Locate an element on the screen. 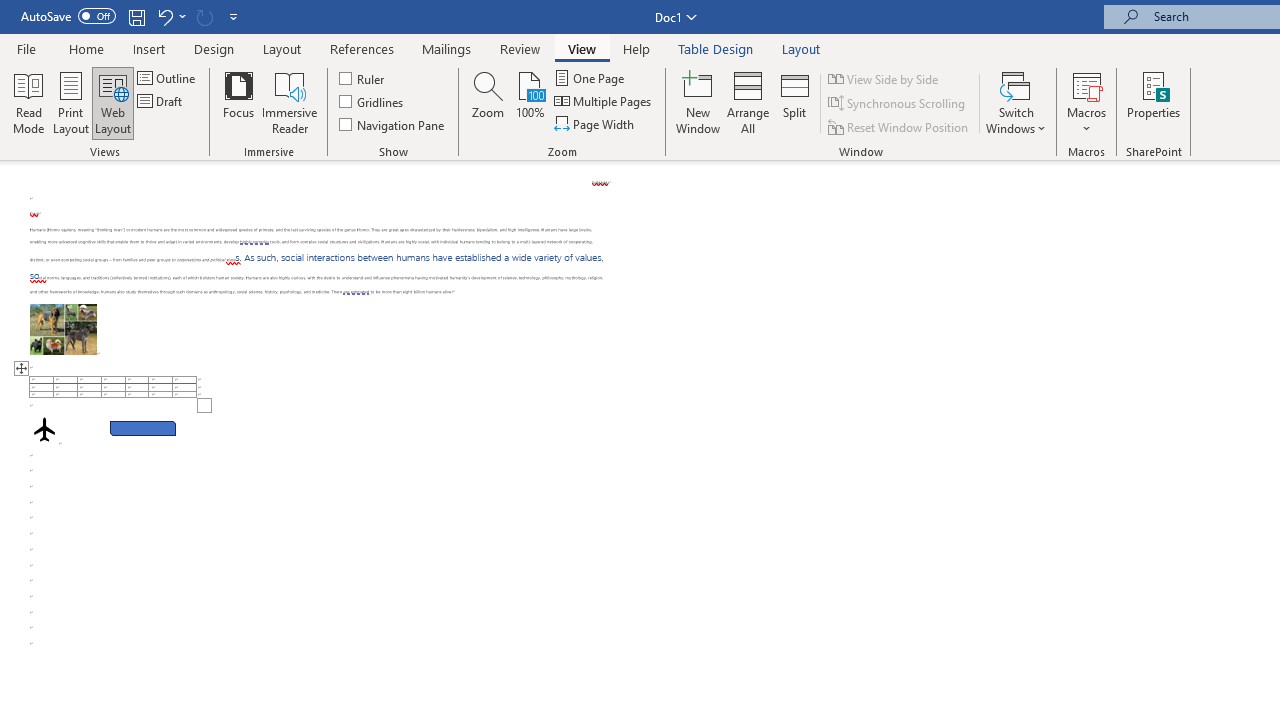  'Rectangle: Diagonal Corners Snipped 2' is located at coordinates (142, 427).